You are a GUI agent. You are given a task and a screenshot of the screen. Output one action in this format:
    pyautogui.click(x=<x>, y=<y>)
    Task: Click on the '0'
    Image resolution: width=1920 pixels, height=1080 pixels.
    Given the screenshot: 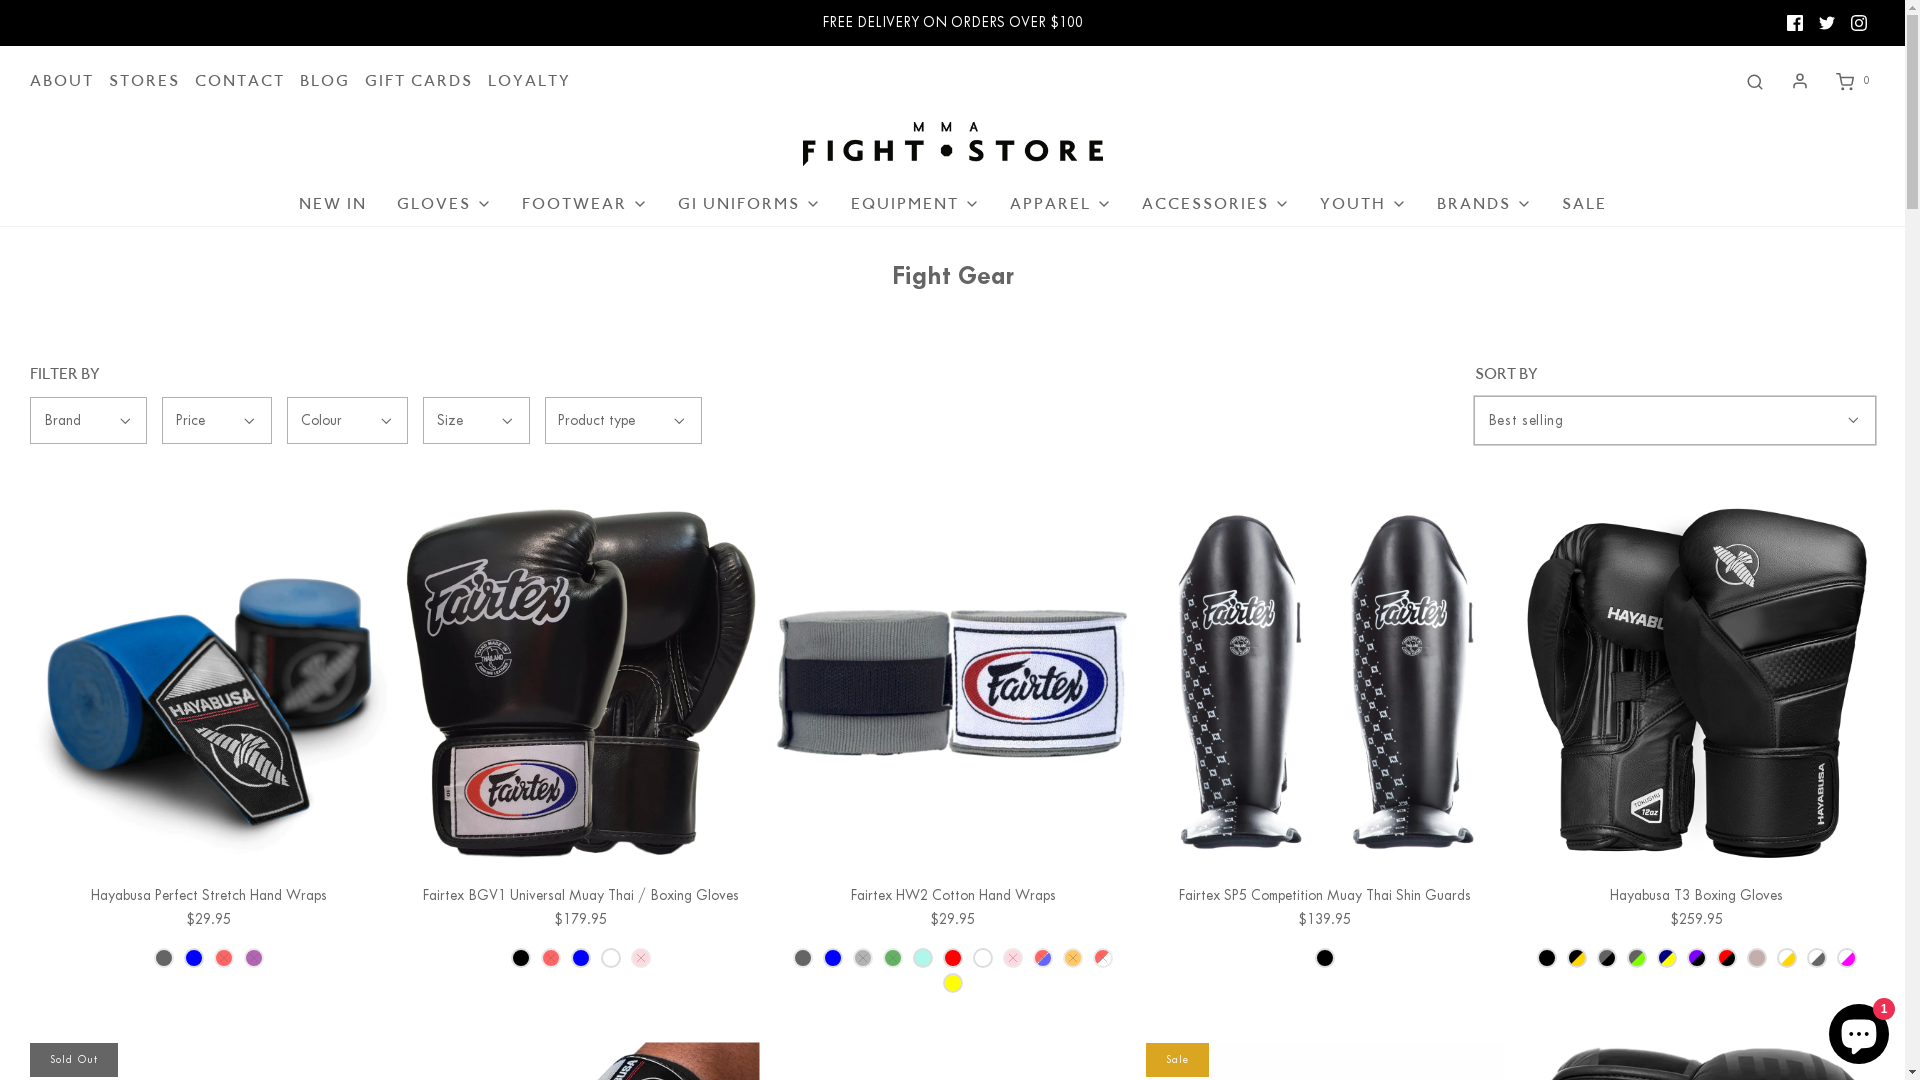 What is the action you would take?
    pyautogui.click(x=1850, y=80)
    